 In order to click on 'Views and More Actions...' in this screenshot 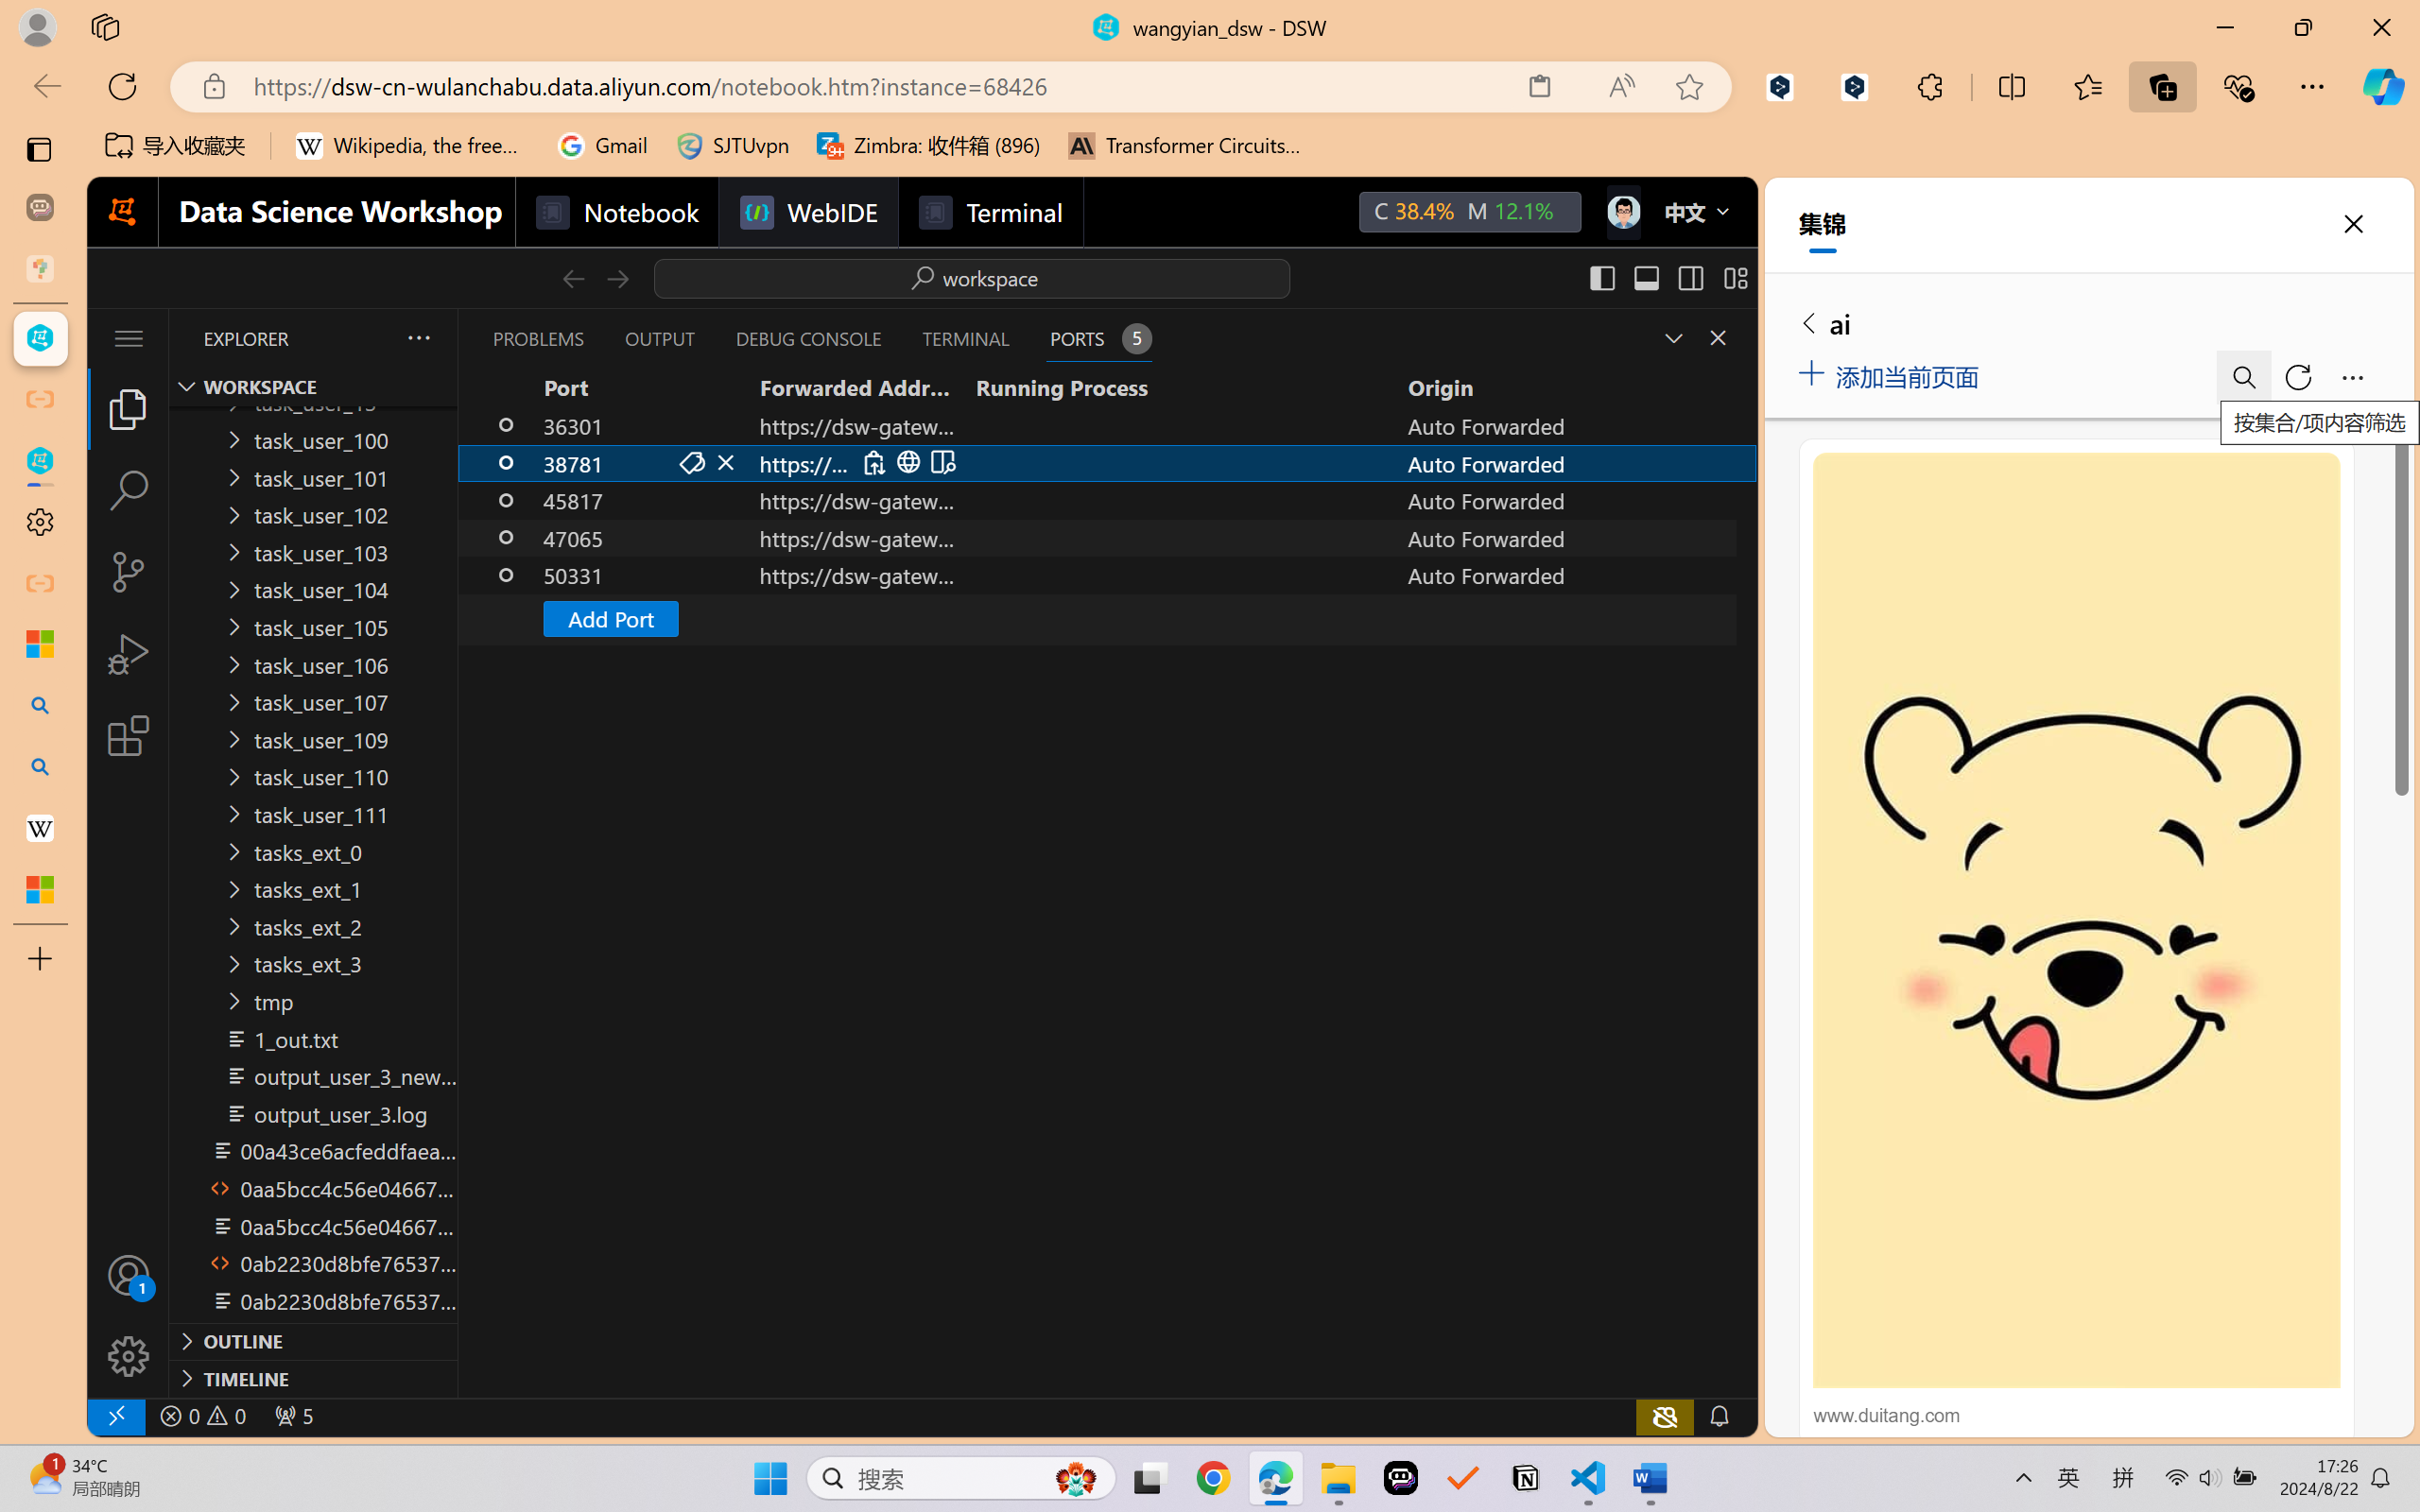, I will do `click(416, 337)`.